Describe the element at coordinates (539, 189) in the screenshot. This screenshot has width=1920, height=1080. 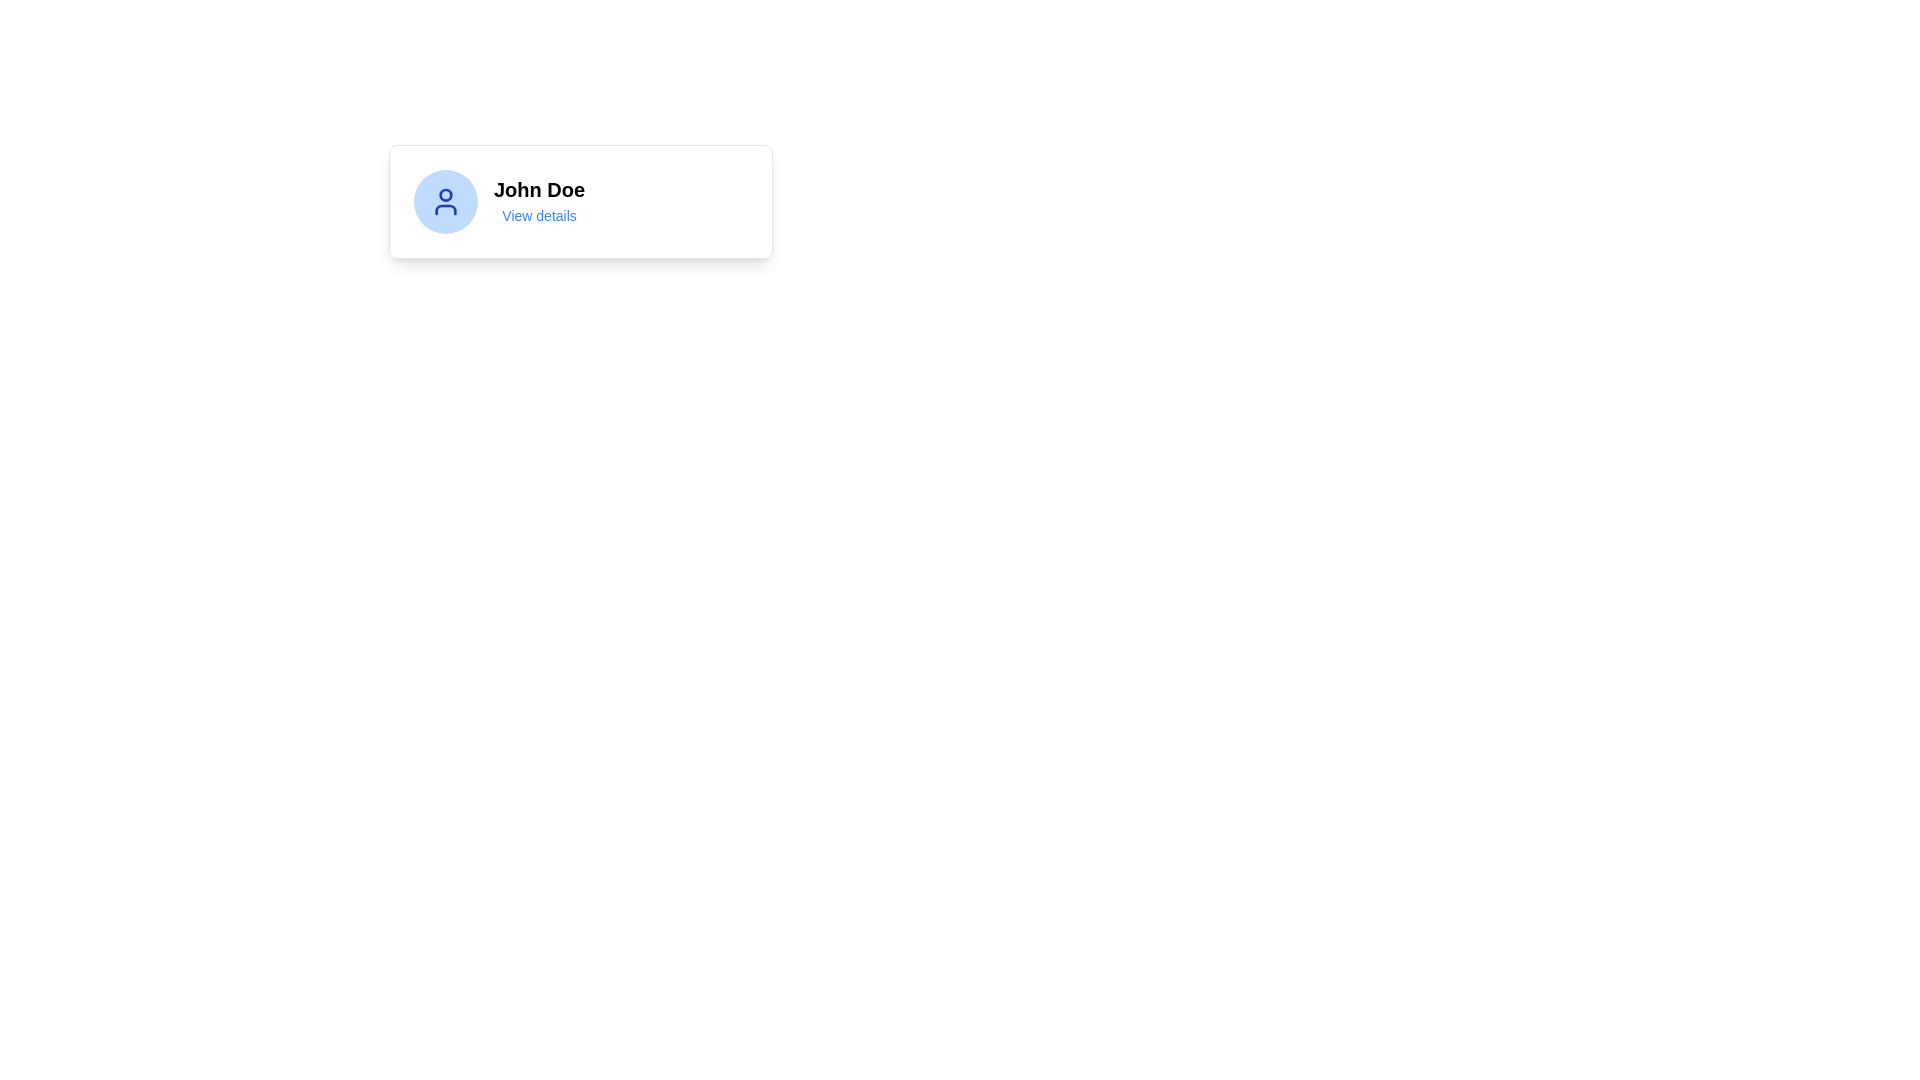
I see `the text label displaying 'John Doe', which is styled in bold, large font and located adjacent to a circular user icon` at that location.